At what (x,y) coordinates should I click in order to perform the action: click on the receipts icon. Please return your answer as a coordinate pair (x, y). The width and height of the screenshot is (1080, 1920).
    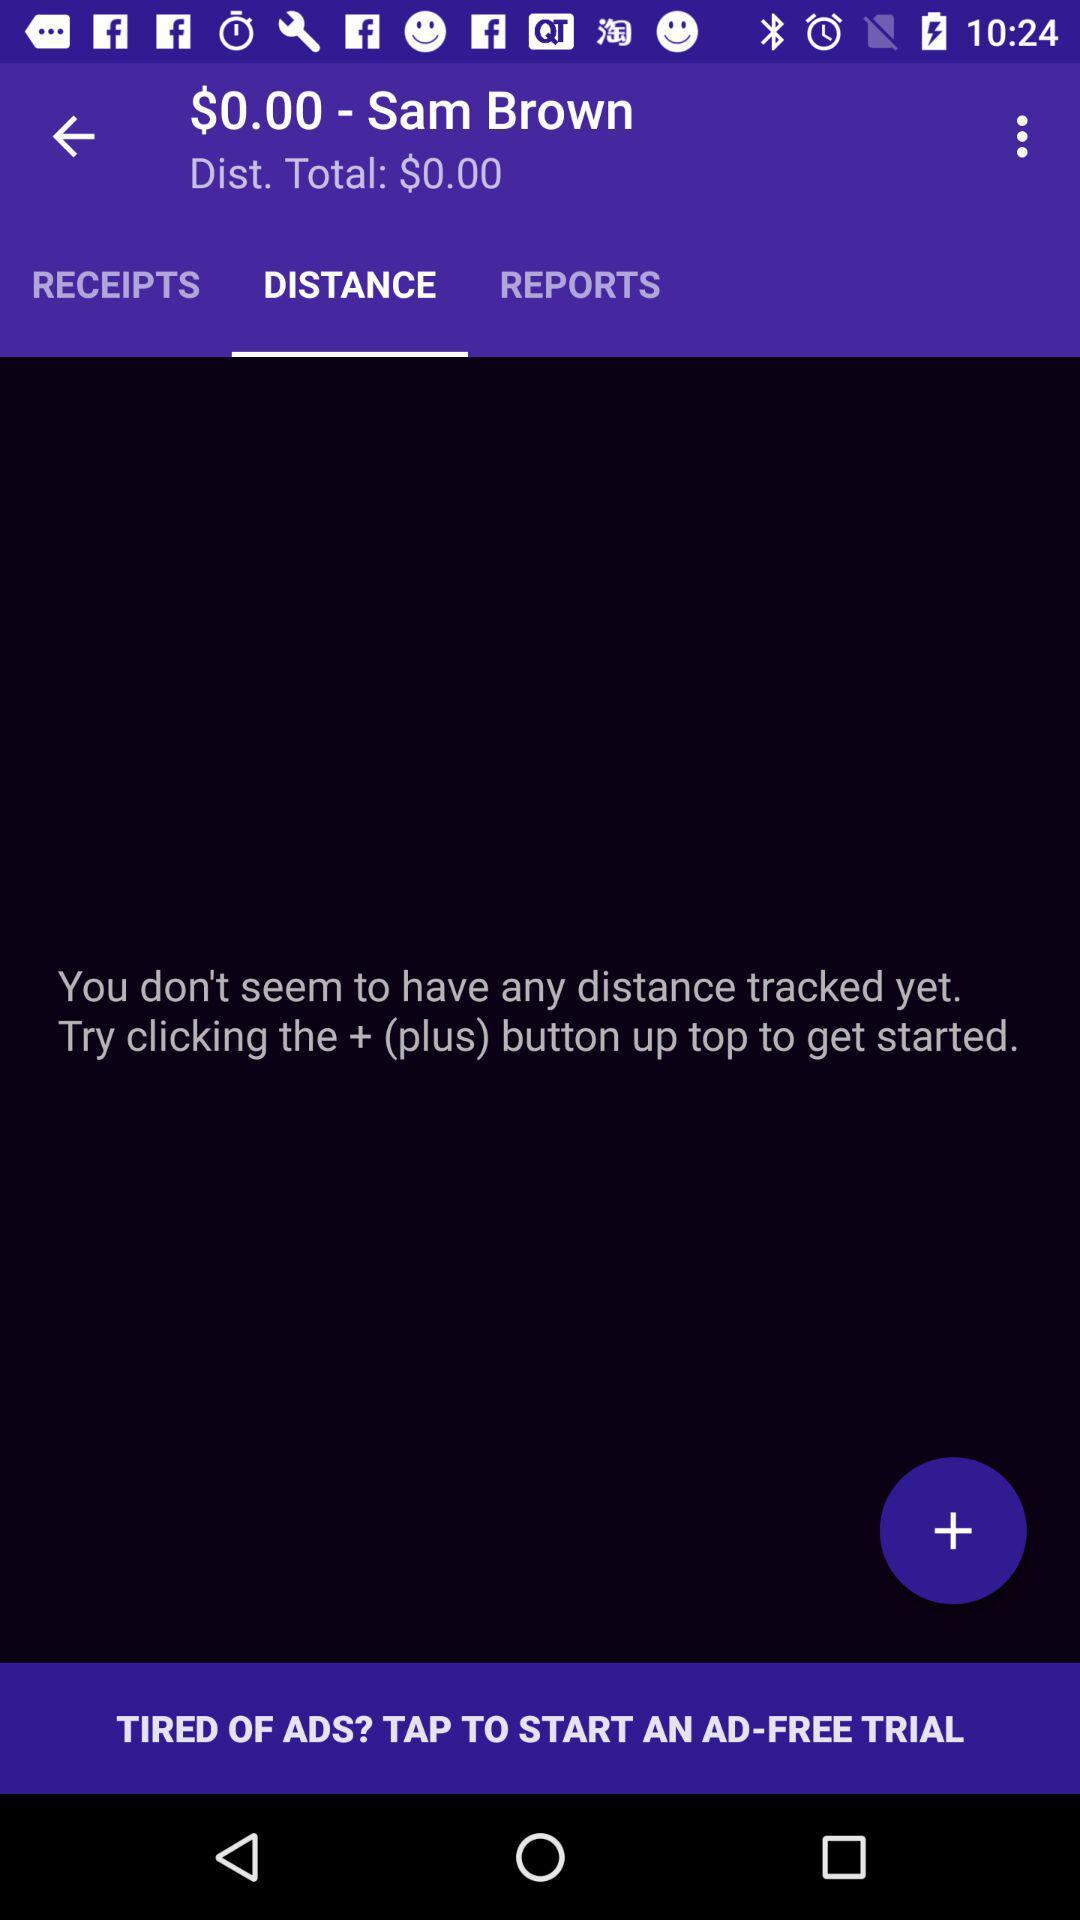
    Looking at the image, I should click on (115, 282).